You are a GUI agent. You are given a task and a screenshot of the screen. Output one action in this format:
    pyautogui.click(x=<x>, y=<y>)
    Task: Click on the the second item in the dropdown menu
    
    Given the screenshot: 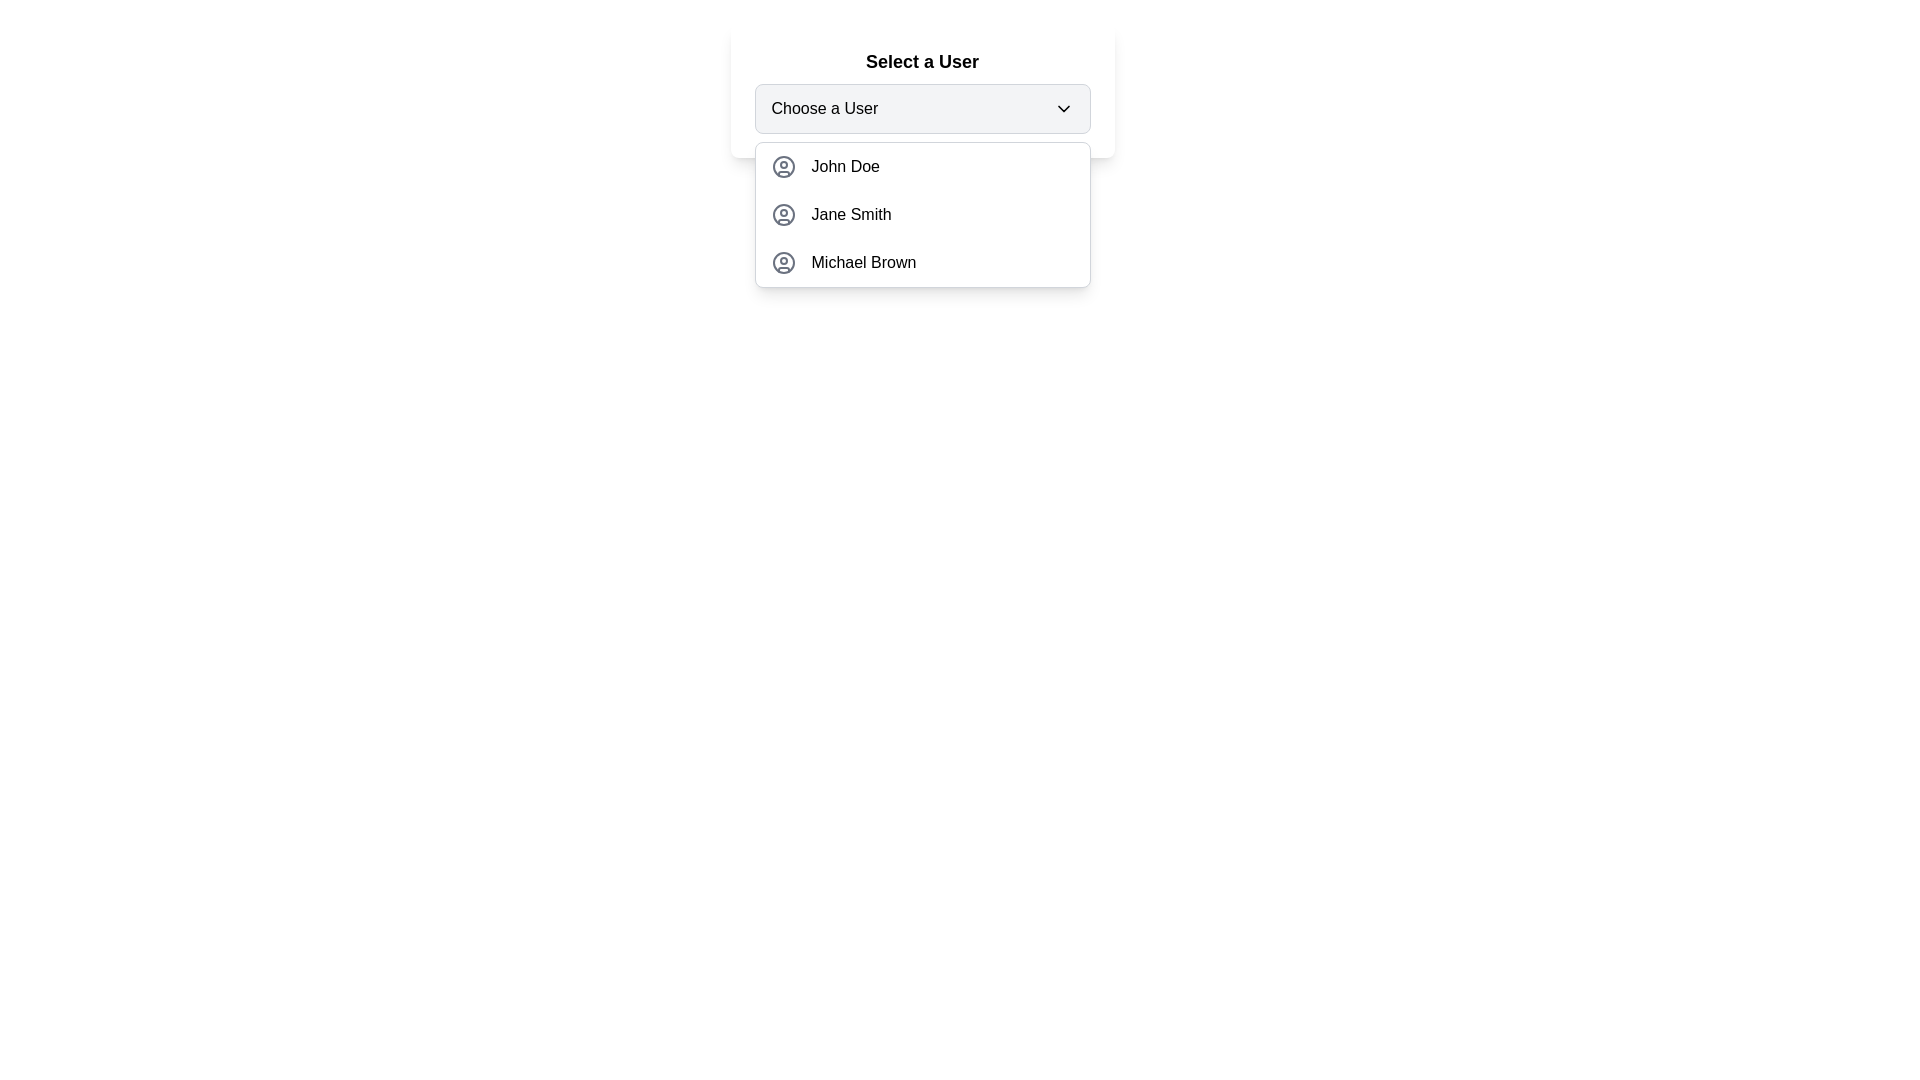 What is the action you would take?
    pyautogui.click(x=921, y=215)
    